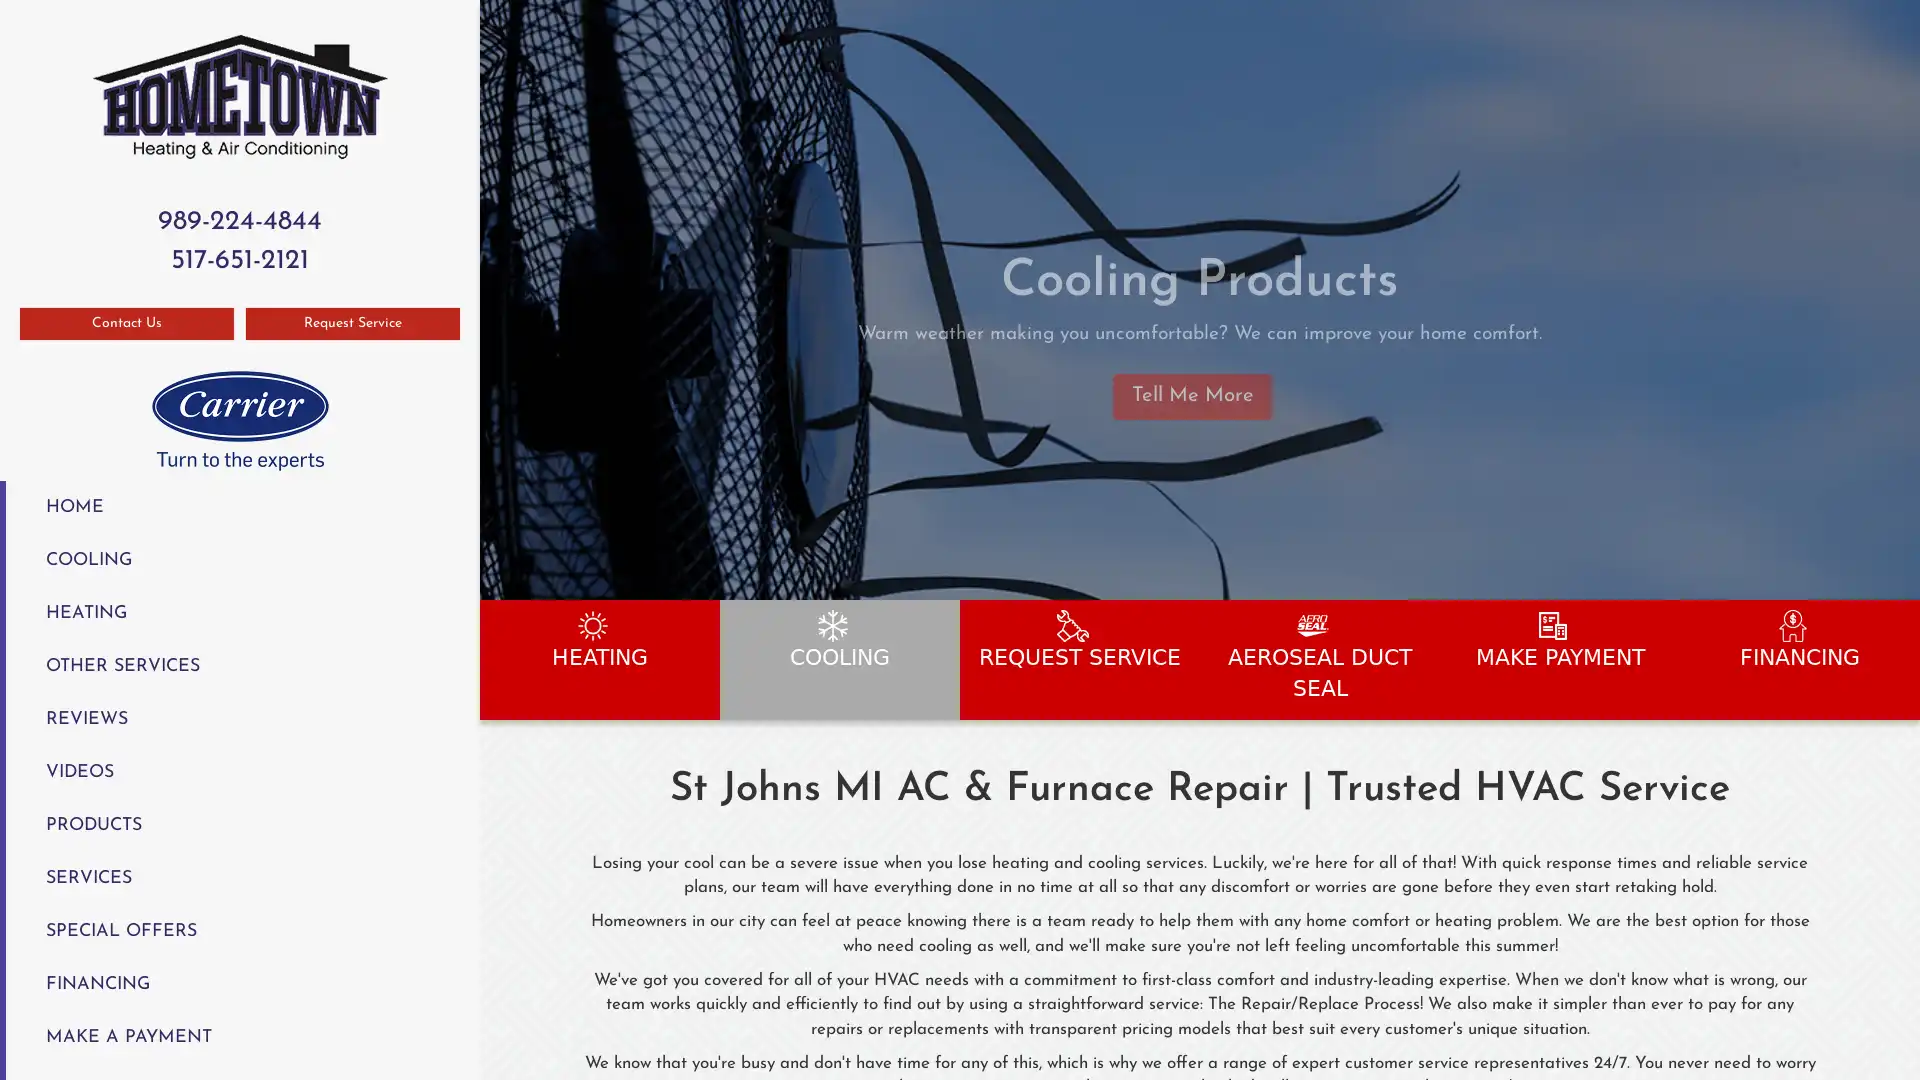  What do you see at coordinates (353, 322) in the screenshot?
I see `Request Service` at bounding box center [353, 322].